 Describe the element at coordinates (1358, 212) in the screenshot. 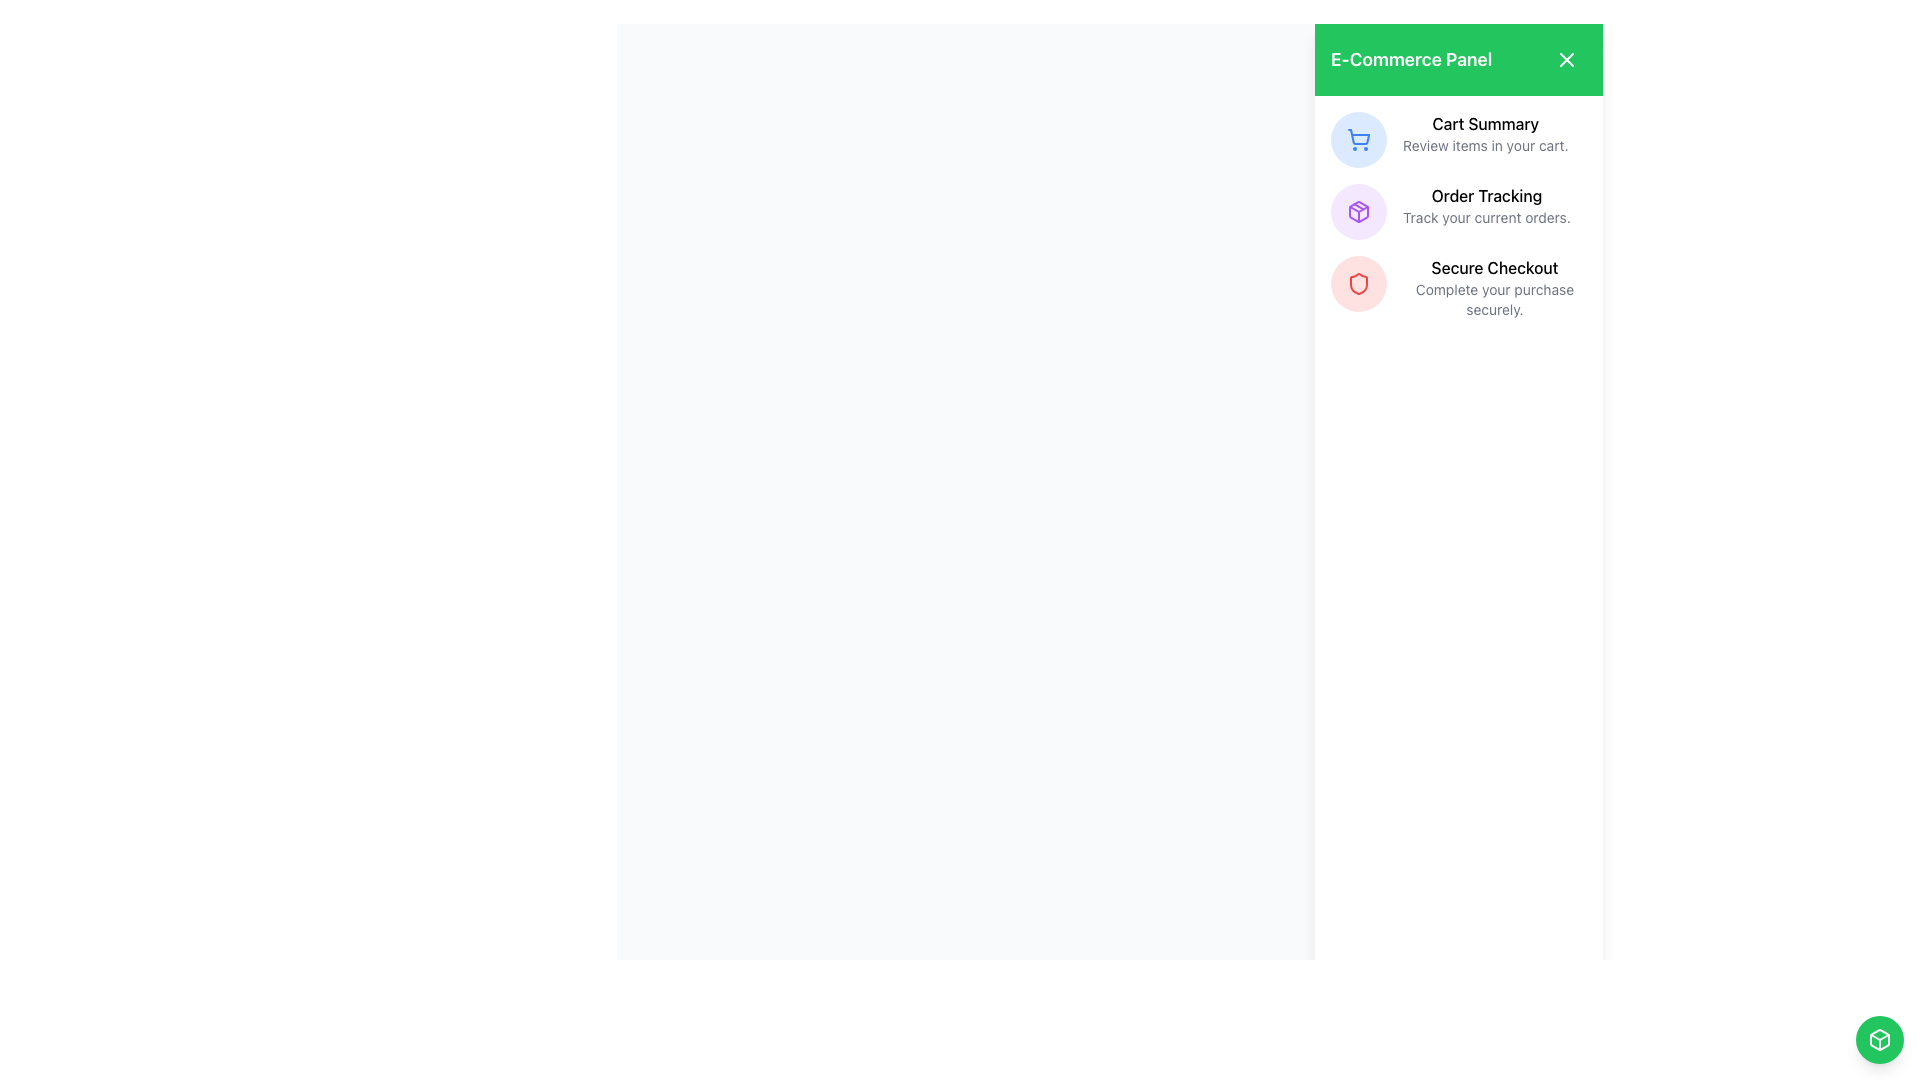

I see `the SVG graphic icon representing 'Order Tracking'` at that location.